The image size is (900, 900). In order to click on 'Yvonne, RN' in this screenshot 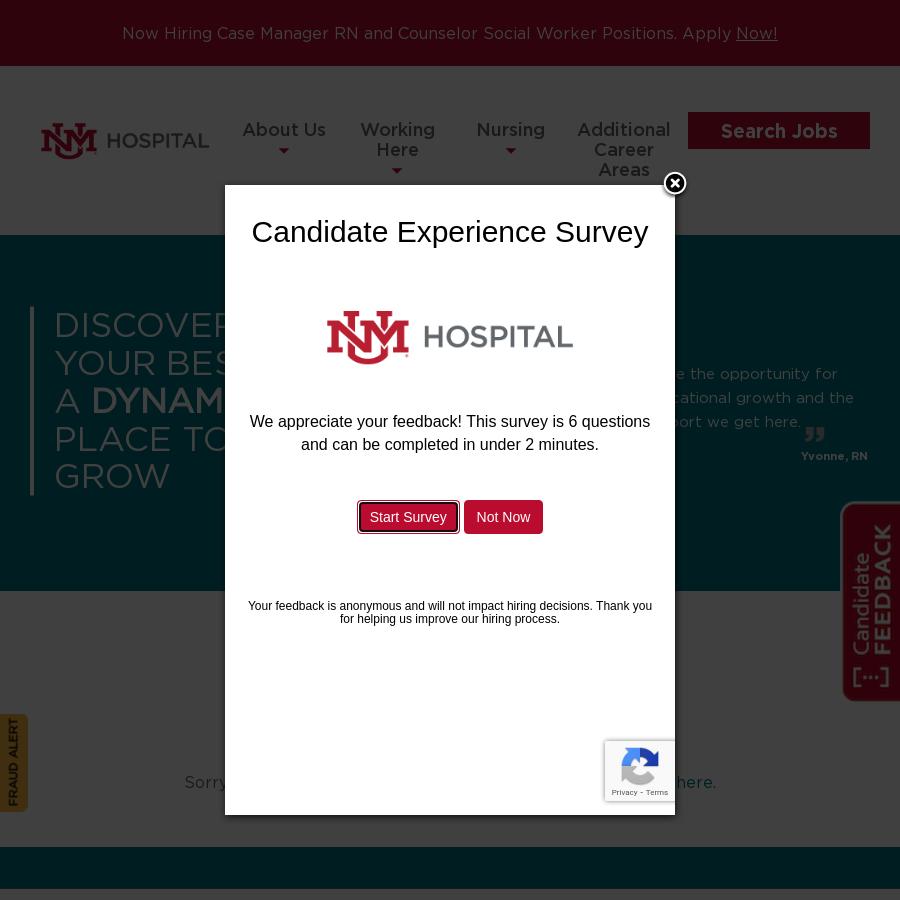, I will do `click(800, 455)`.